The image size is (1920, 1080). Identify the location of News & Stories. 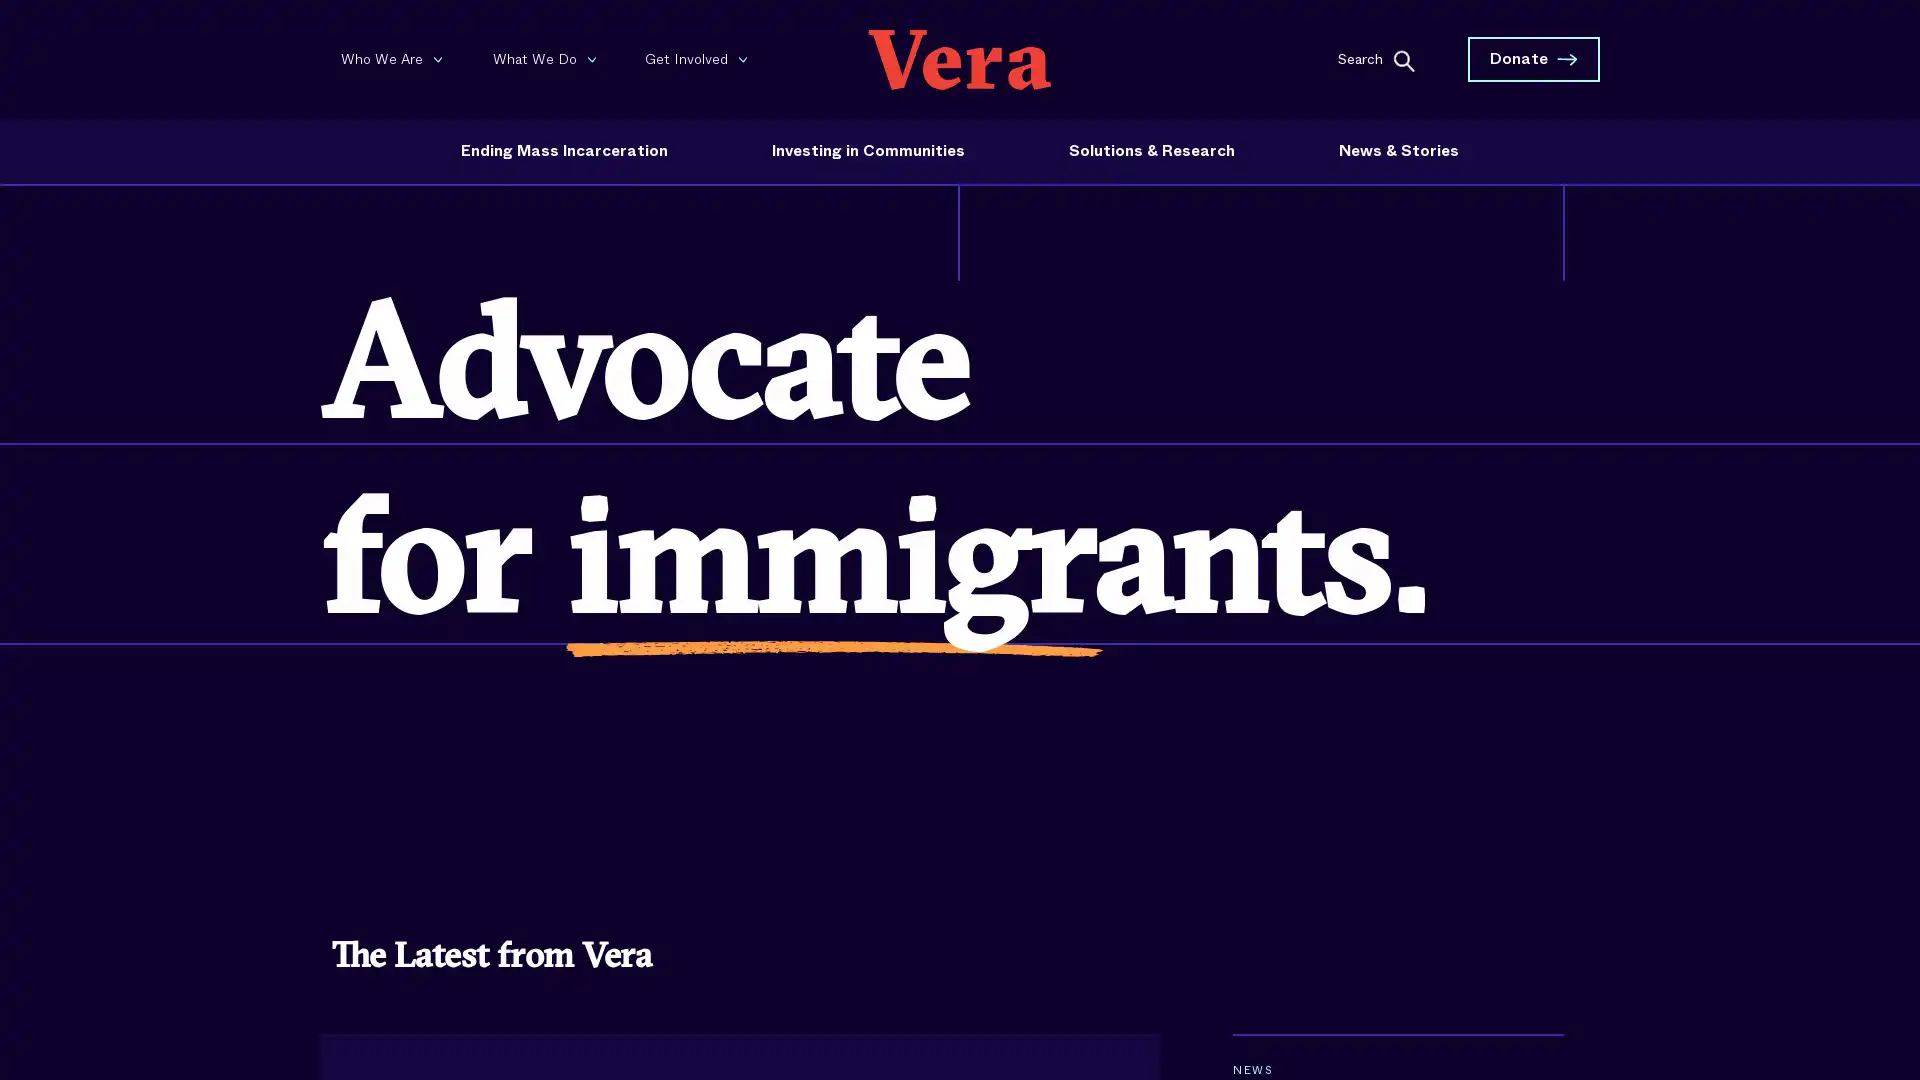
(1397, 150).